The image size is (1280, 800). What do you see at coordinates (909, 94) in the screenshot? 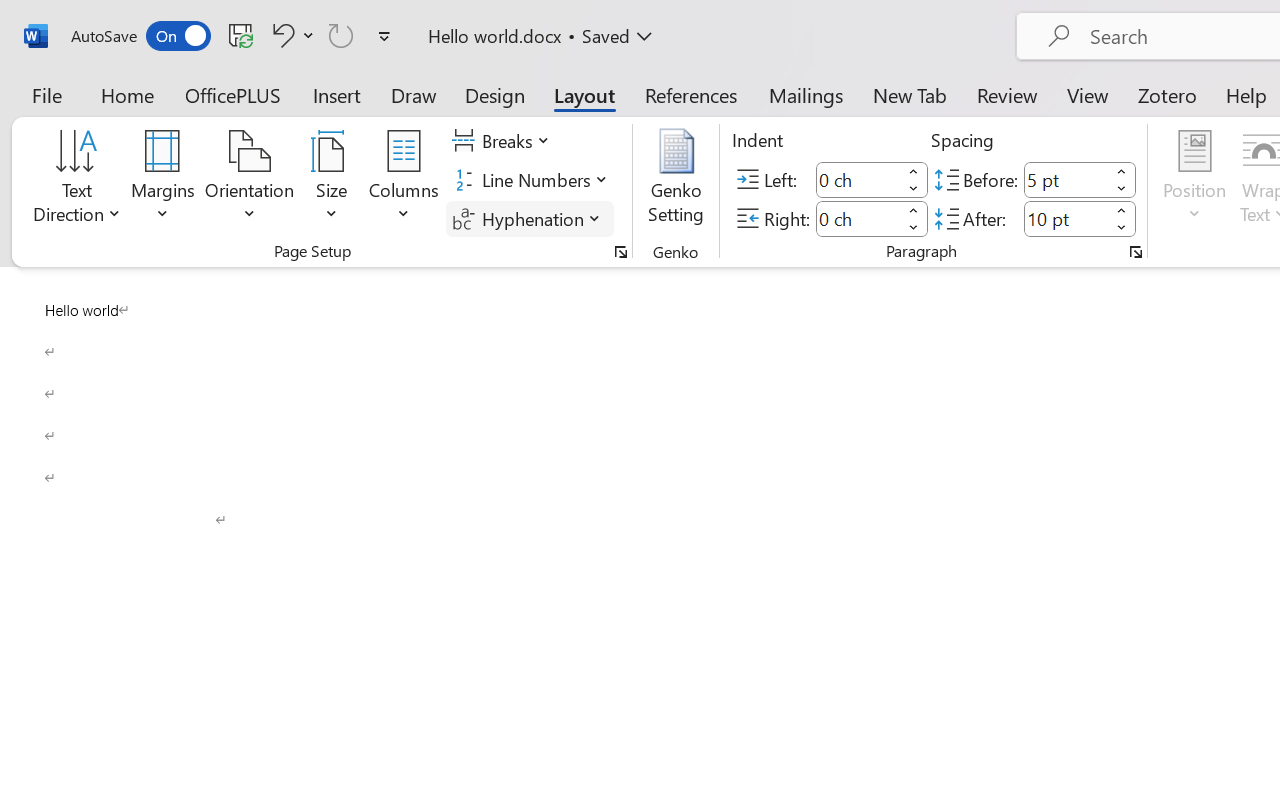
I see `'New Tab'` at bounding box center [909, 94].